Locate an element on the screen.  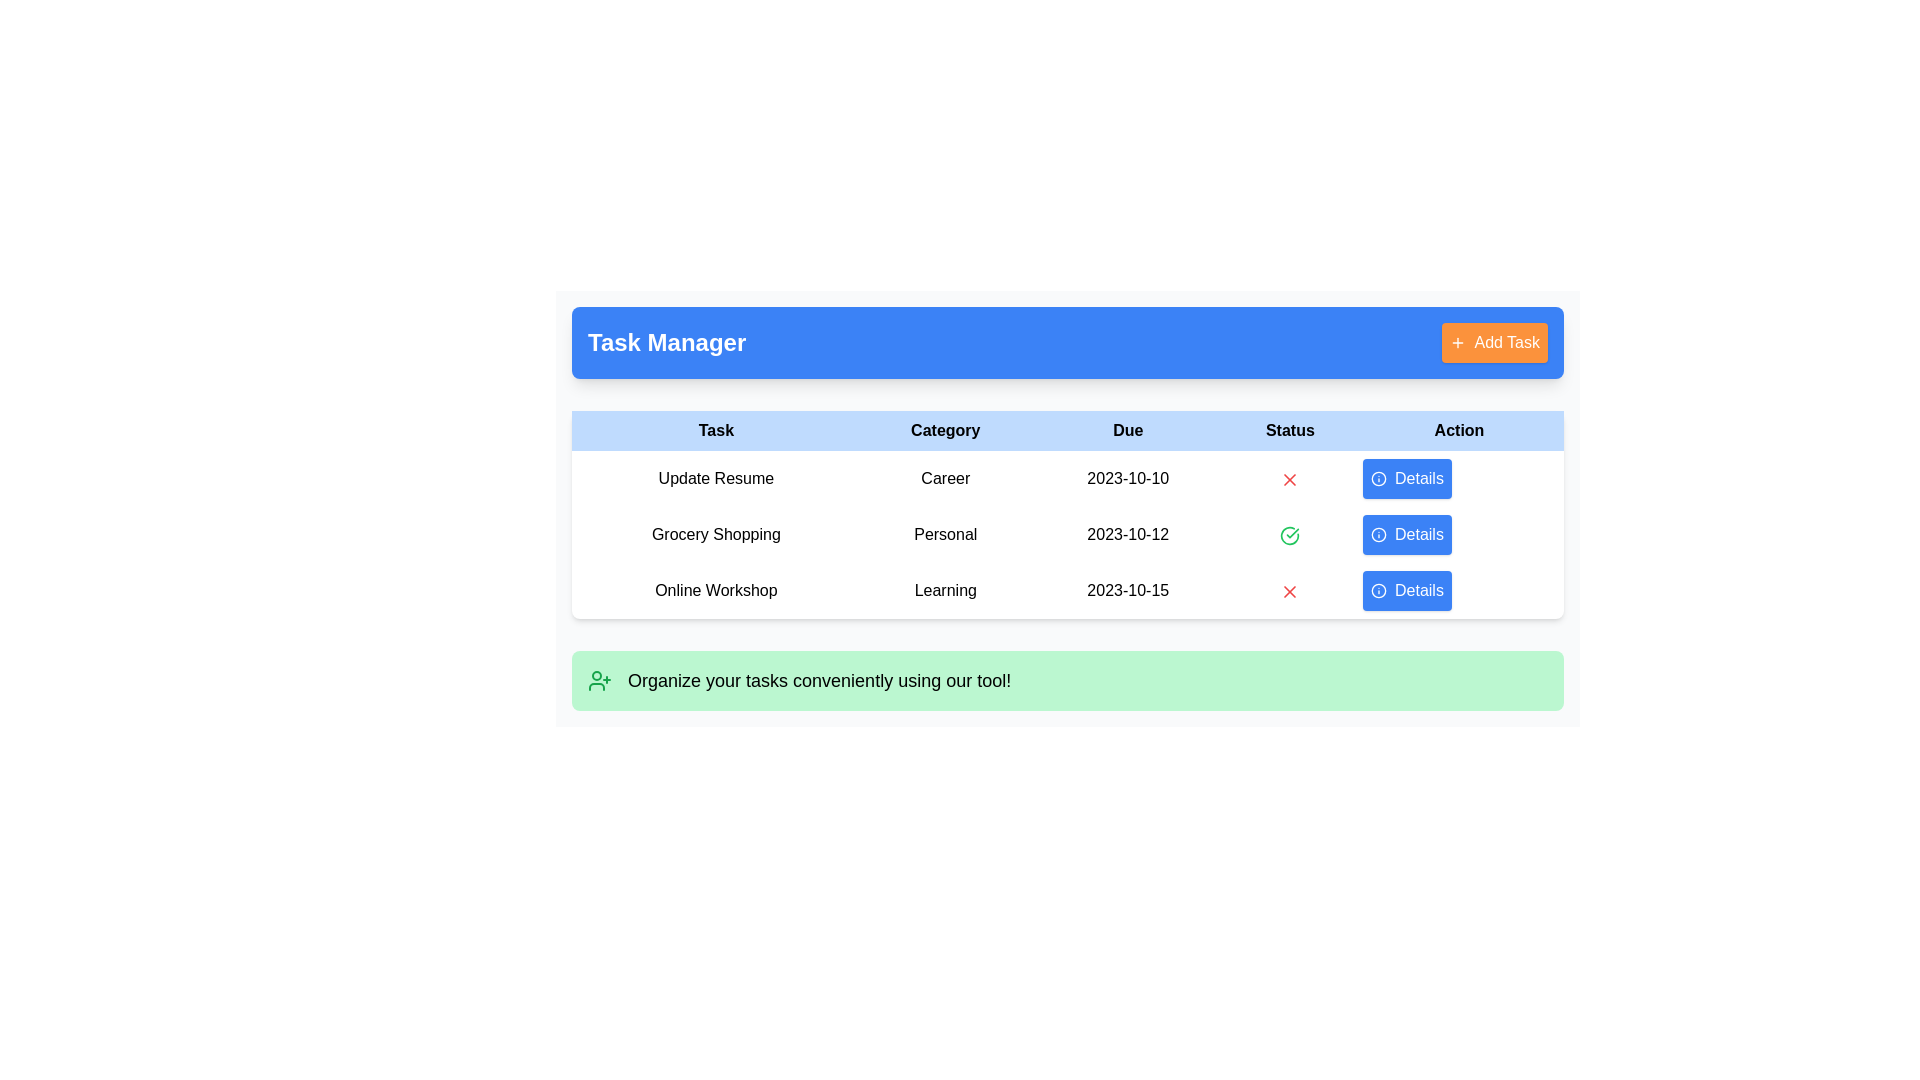
the 'Category' label, which displays the text in bold black font against a light blue background, positioned as the second item in a horizontal menu within a table-like layout is located at coordinates (944, 430).